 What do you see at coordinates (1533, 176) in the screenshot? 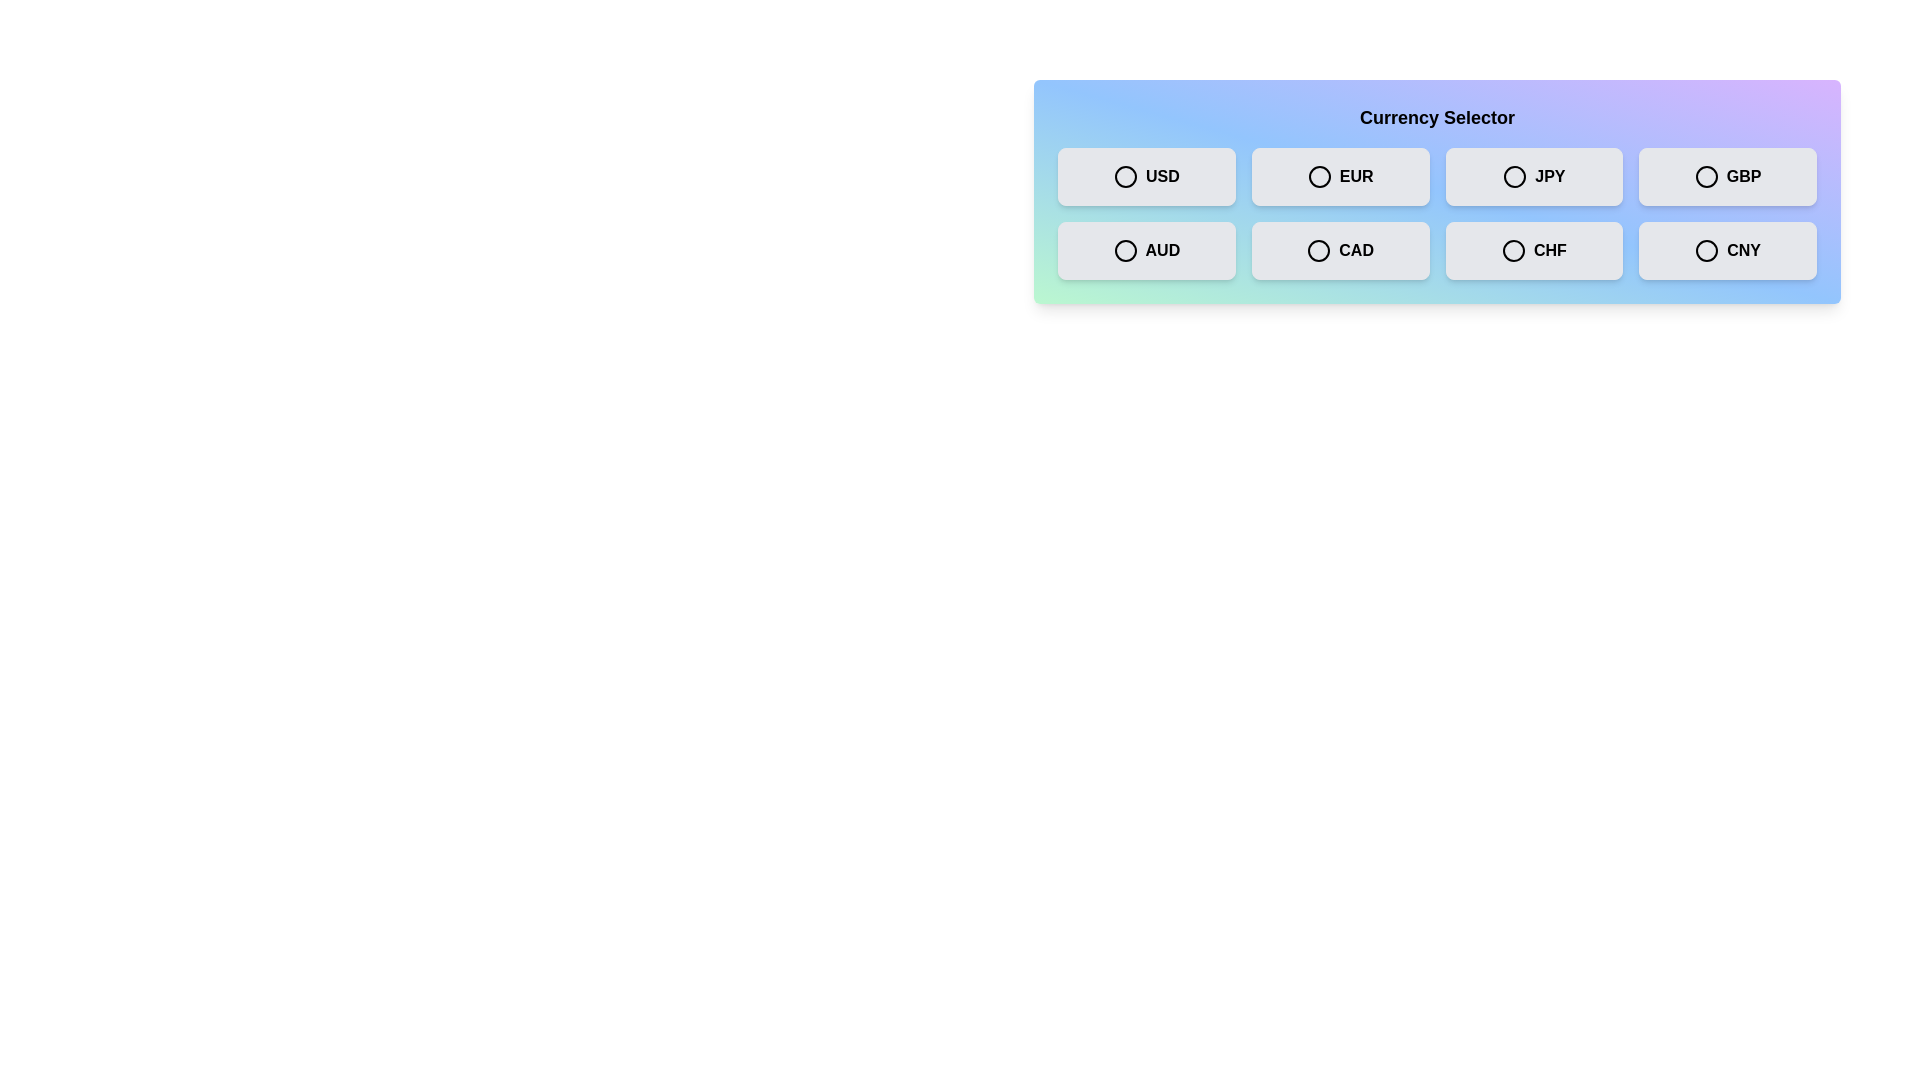
I see `the currency JPY by clicking on its respective button` at bounding box center [1533, 176].